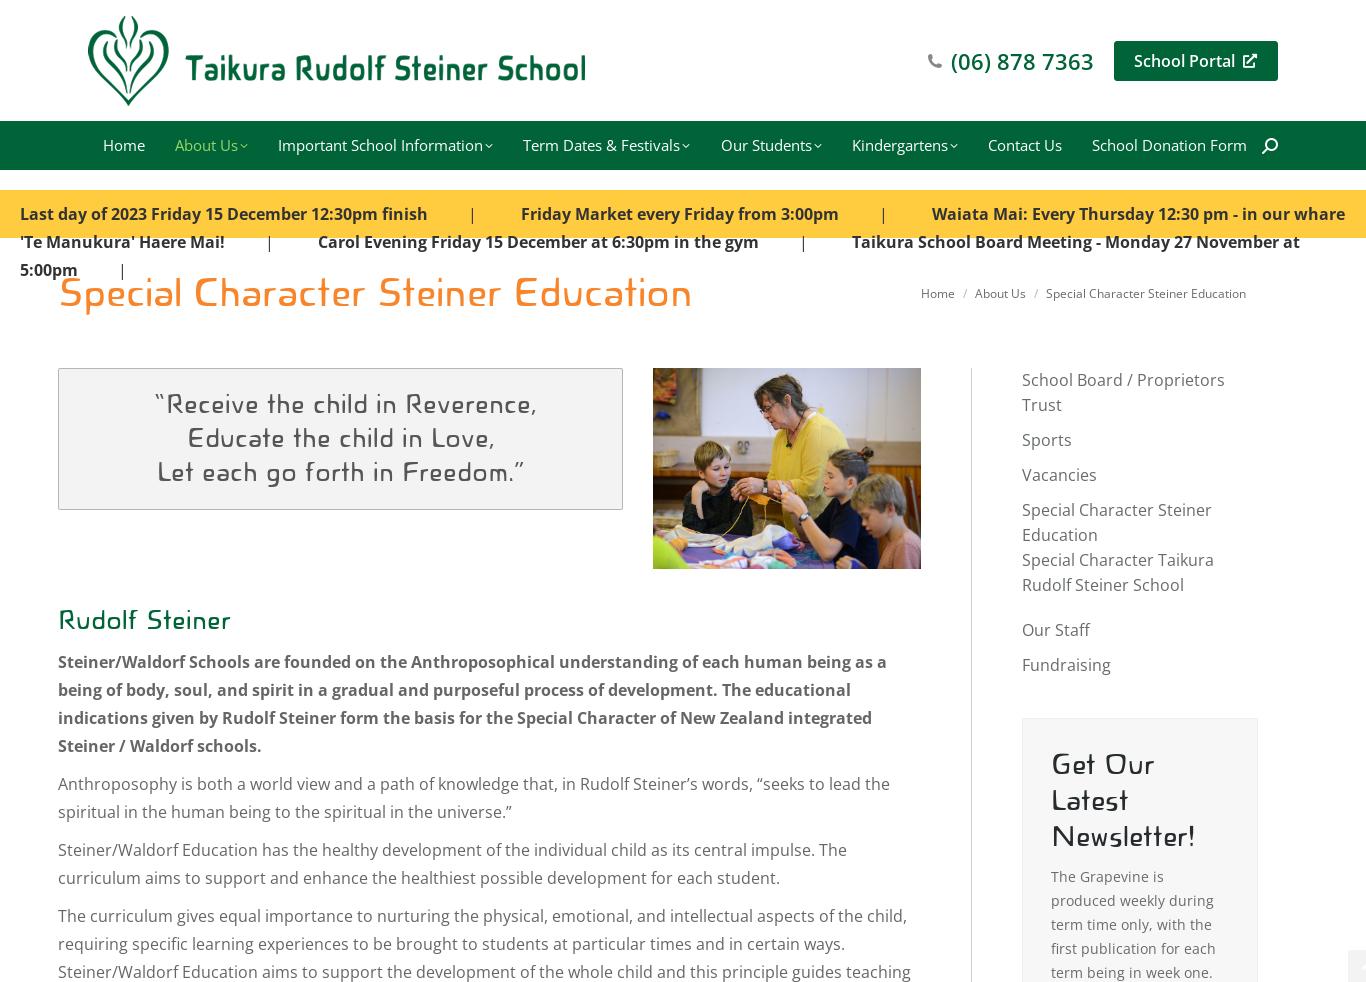  What do you see at coordinates (681, 227) in the screenshot?
I see `'Waiata Mai: Every Thursday 12:30 pm - in our whare 'Te Manukura' Haere Mai!'` at bounding box center [681, 227].